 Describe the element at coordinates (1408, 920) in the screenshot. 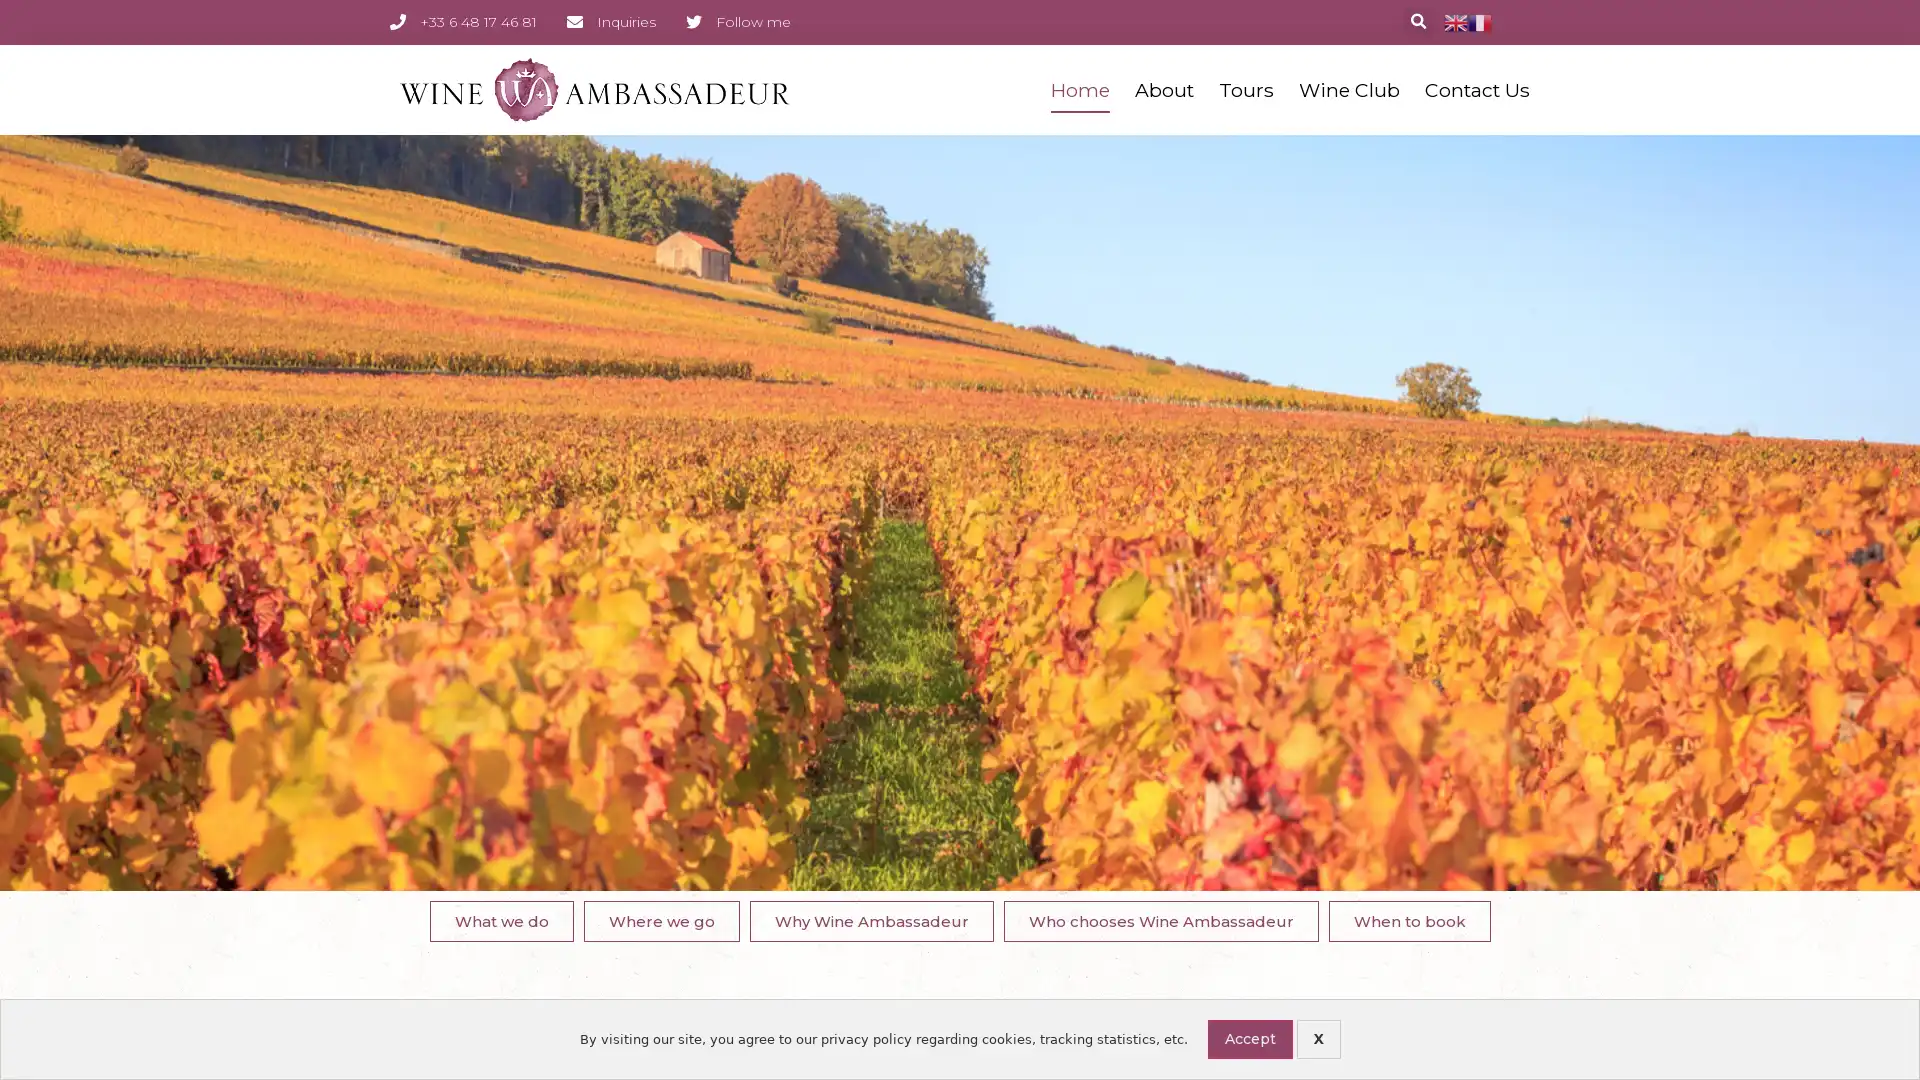

I see `When to book` at that location.